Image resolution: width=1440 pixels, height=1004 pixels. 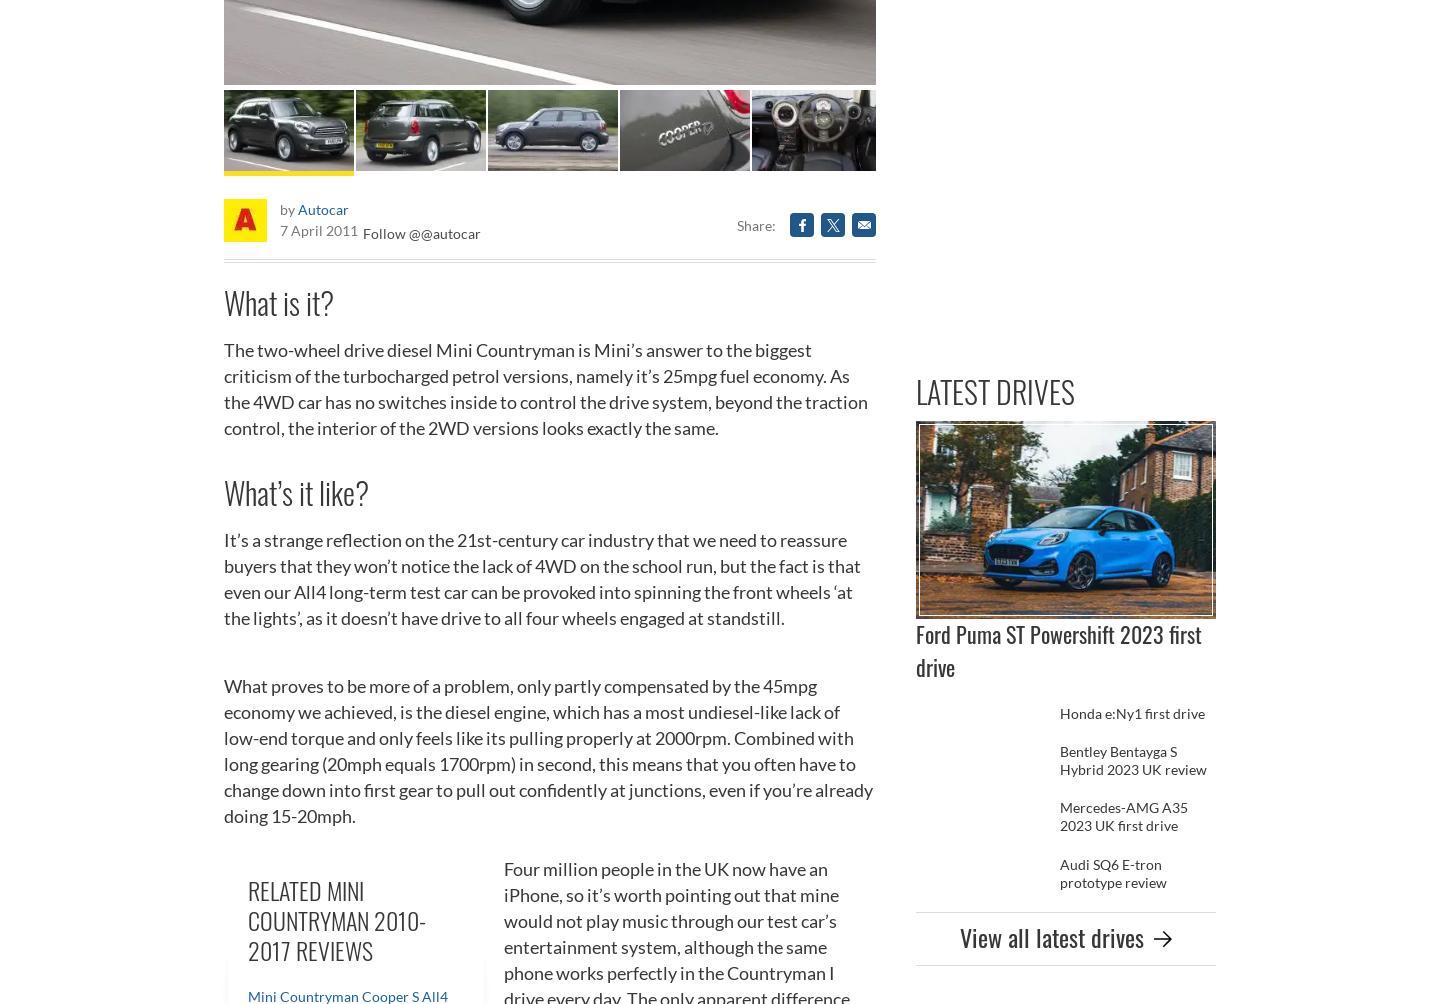 I want to click on 'Honda e:Ny1 first drive', so click(x=1131, y=711).